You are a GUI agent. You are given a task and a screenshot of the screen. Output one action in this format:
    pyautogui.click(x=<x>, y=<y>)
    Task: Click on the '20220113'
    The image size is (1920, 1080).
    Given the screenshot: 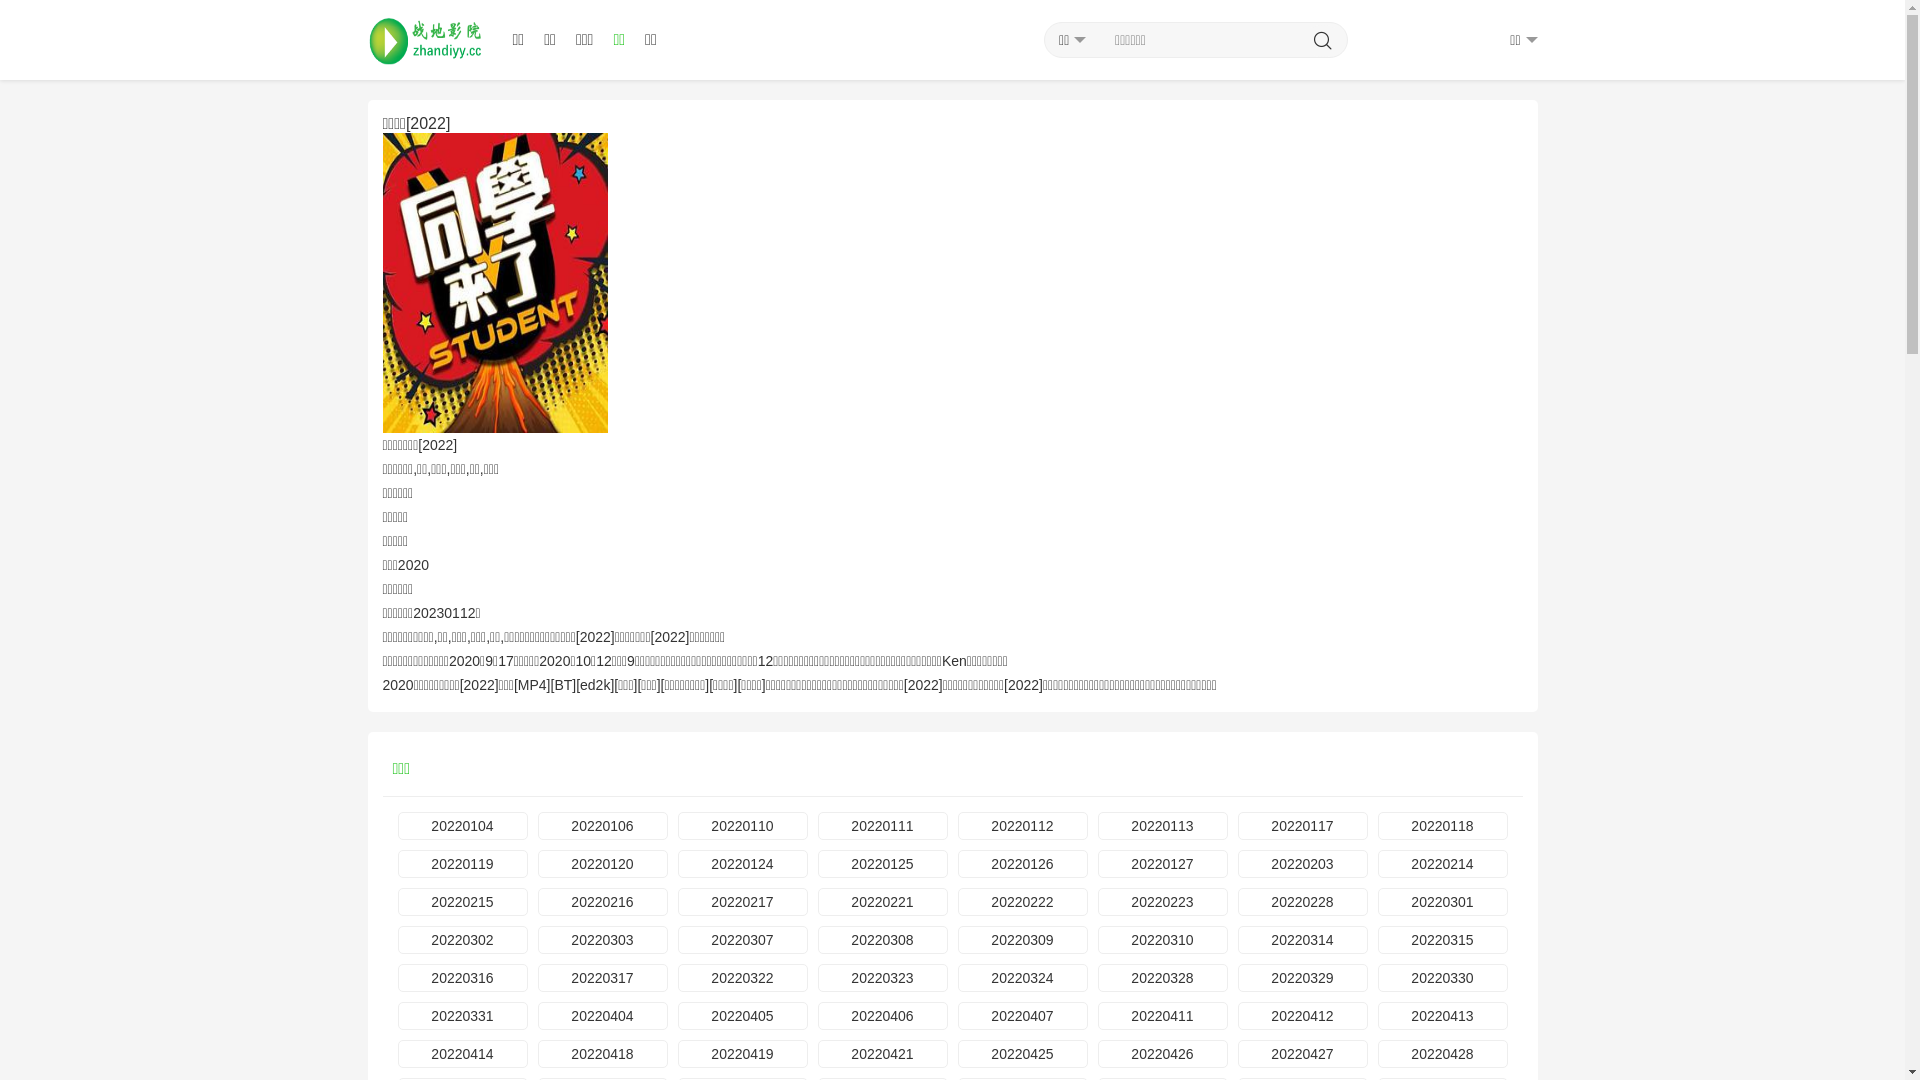 What is the action you would take?
    pyautogui.click(x=1162, y=825)
    